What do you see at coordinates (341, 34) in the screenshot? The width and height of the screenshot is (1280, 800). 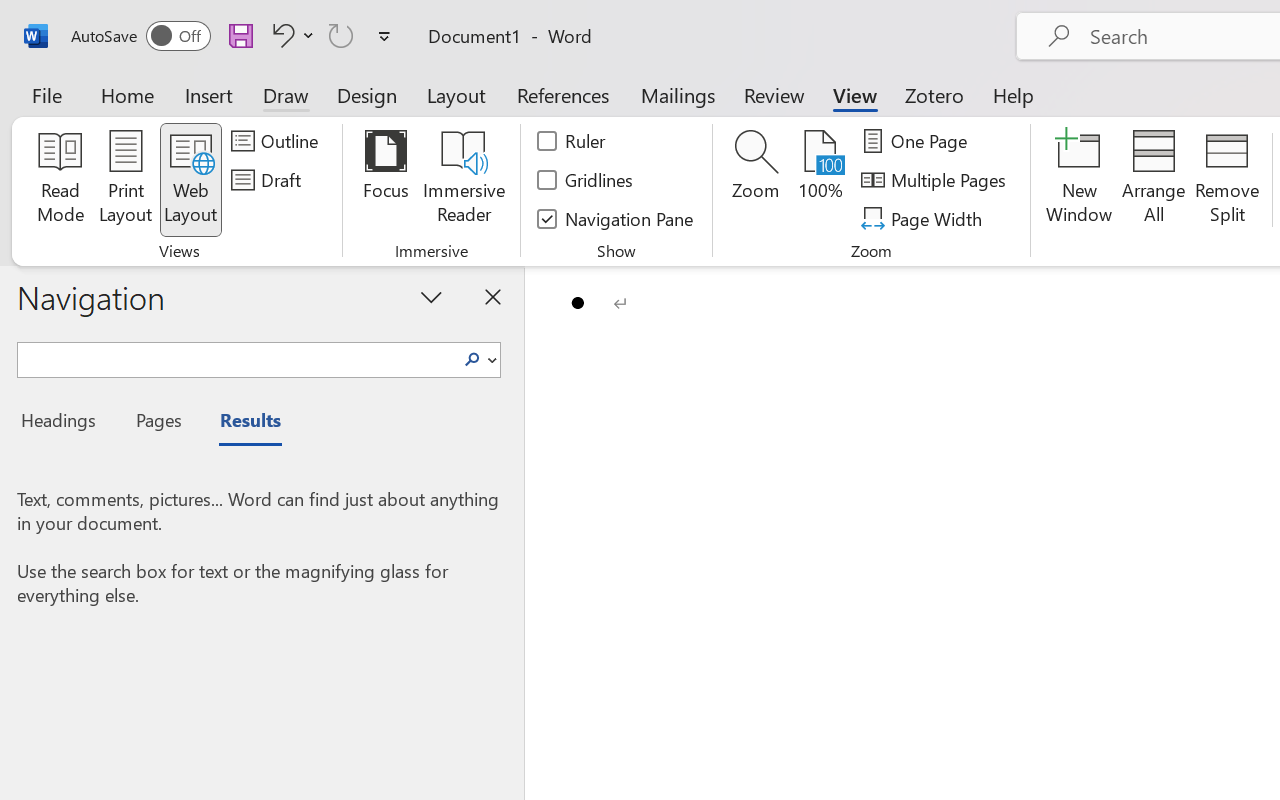 I see `'Can'` at bounding box center [341, 34].